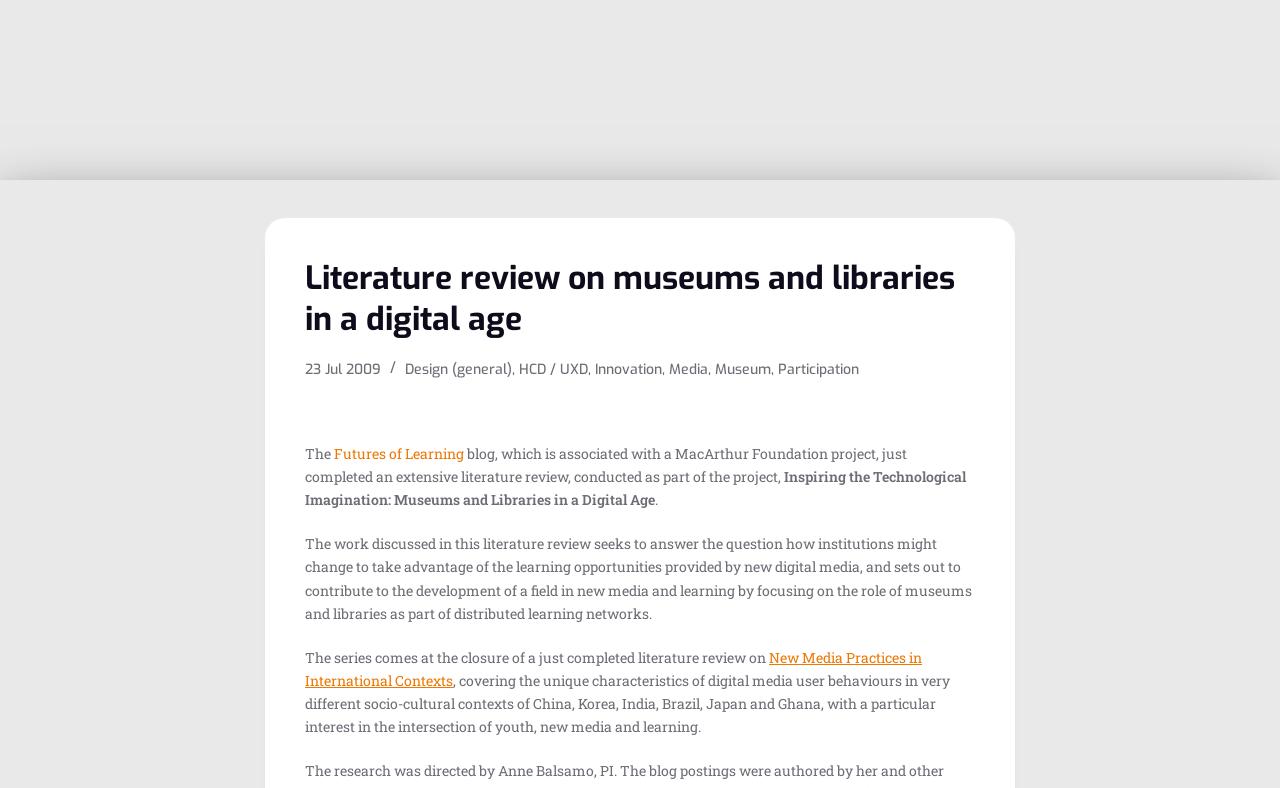 The height and width of the screenshot is (788, 1280). I want to click on 'Museum collections:  digitization â†’ dissemination â†’ dialogue', so click(339, 89).